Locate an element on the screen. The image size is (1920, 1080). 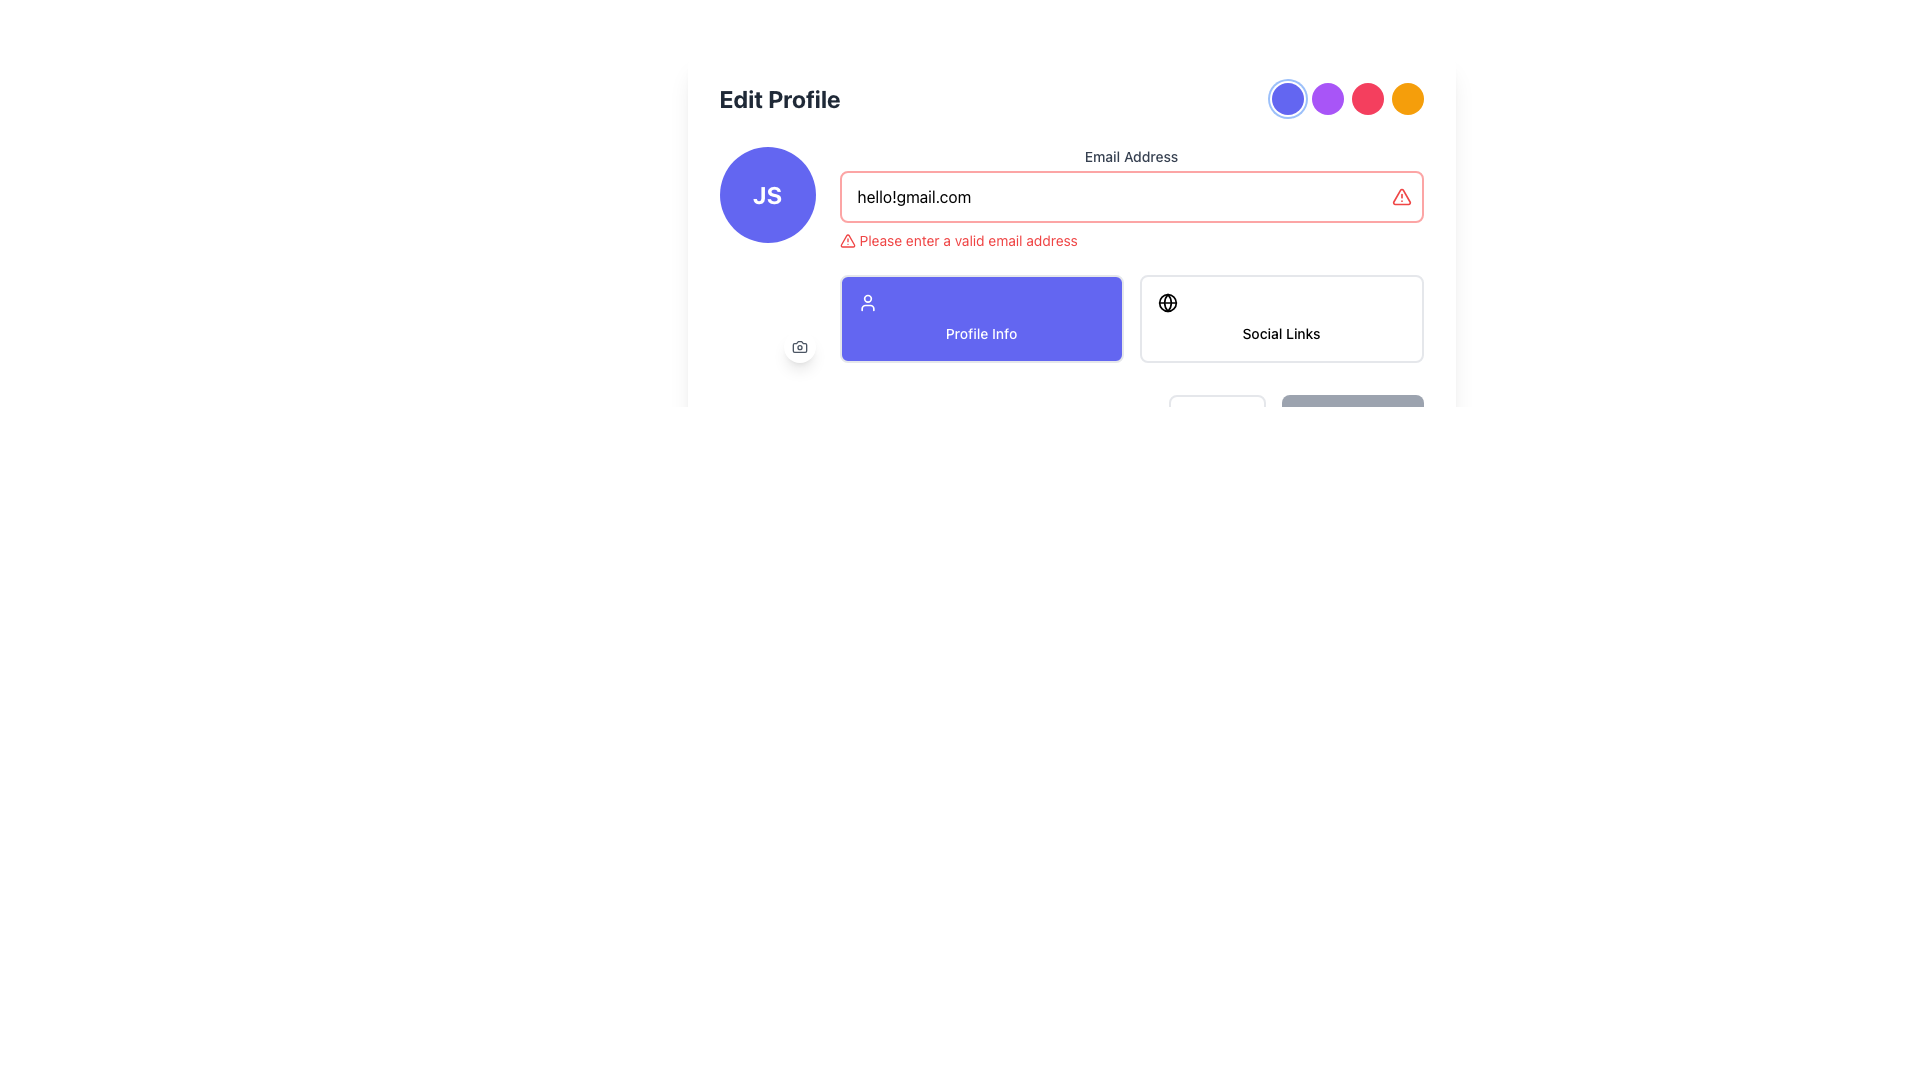
the circular shape within the globe icon, which is positioned at the top-right section of the 'Social Links' button is located at coordinates (1167, 303).